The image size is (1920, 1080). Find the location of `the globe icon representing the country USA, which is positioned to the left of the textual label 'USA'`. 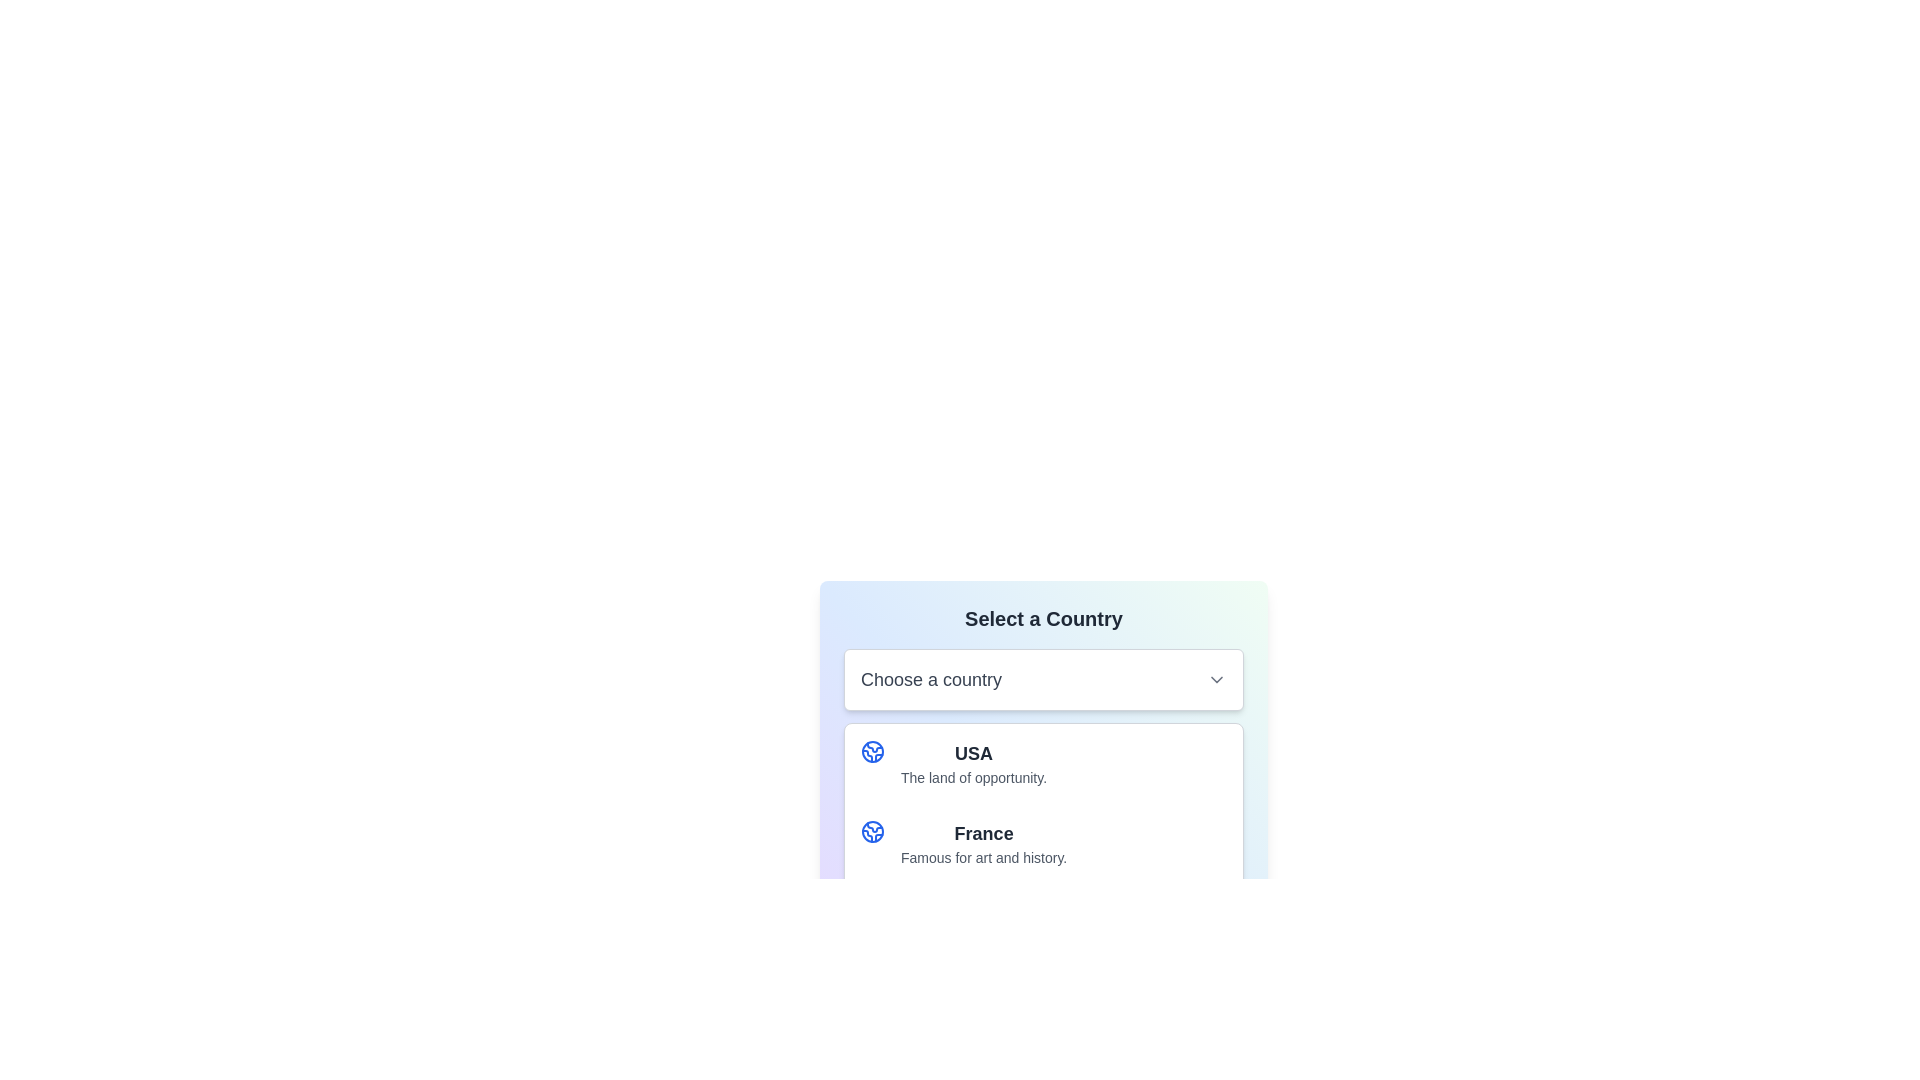

the globe icon representing the country USA, which is positioned to the left of the textual label 'USA' is located at coordinates (873, 752).